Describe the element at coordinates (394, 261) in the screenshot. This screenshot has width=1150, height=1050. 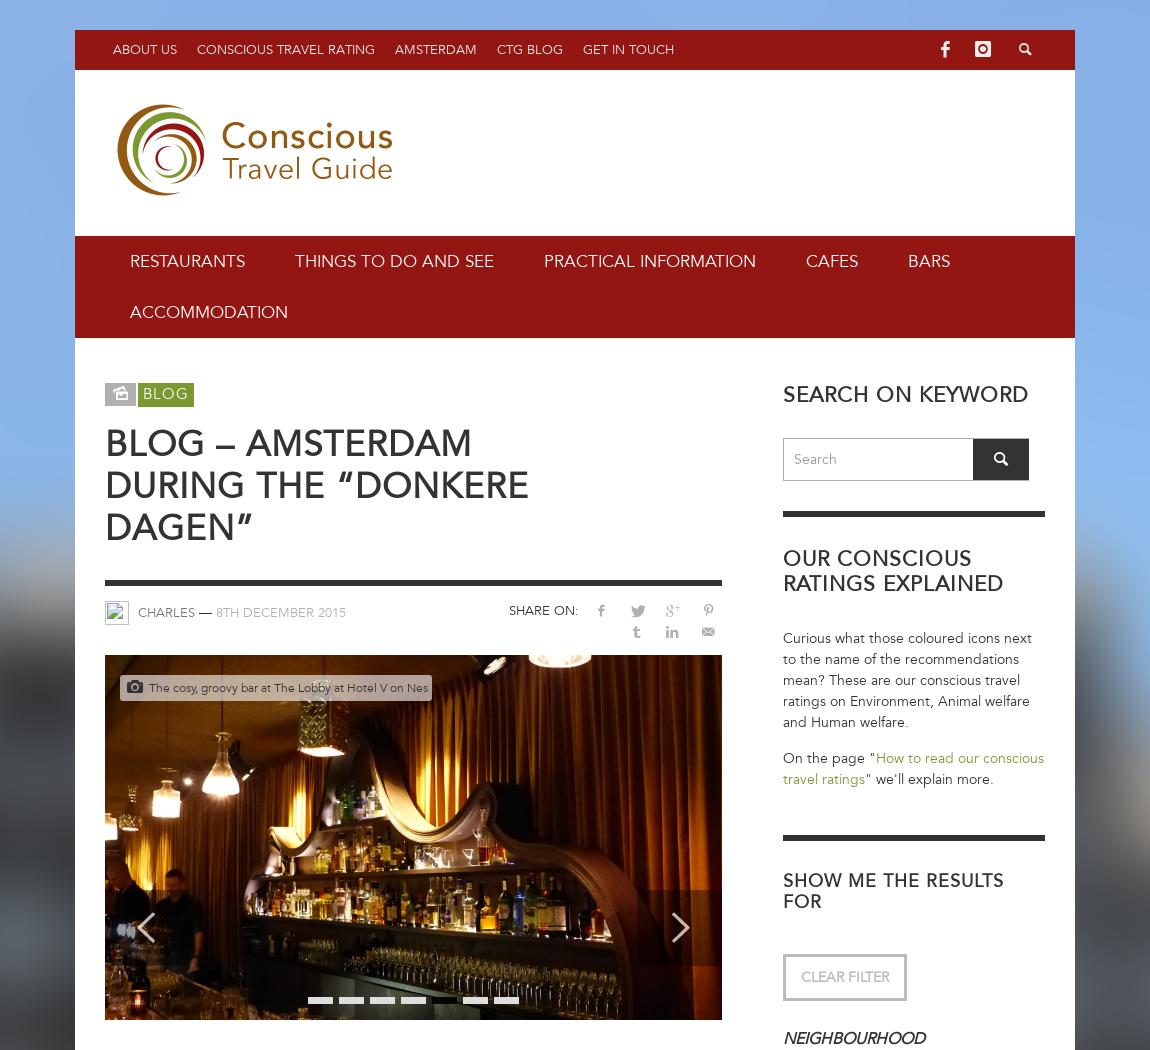
I see `'Things to do and see'` at that location.